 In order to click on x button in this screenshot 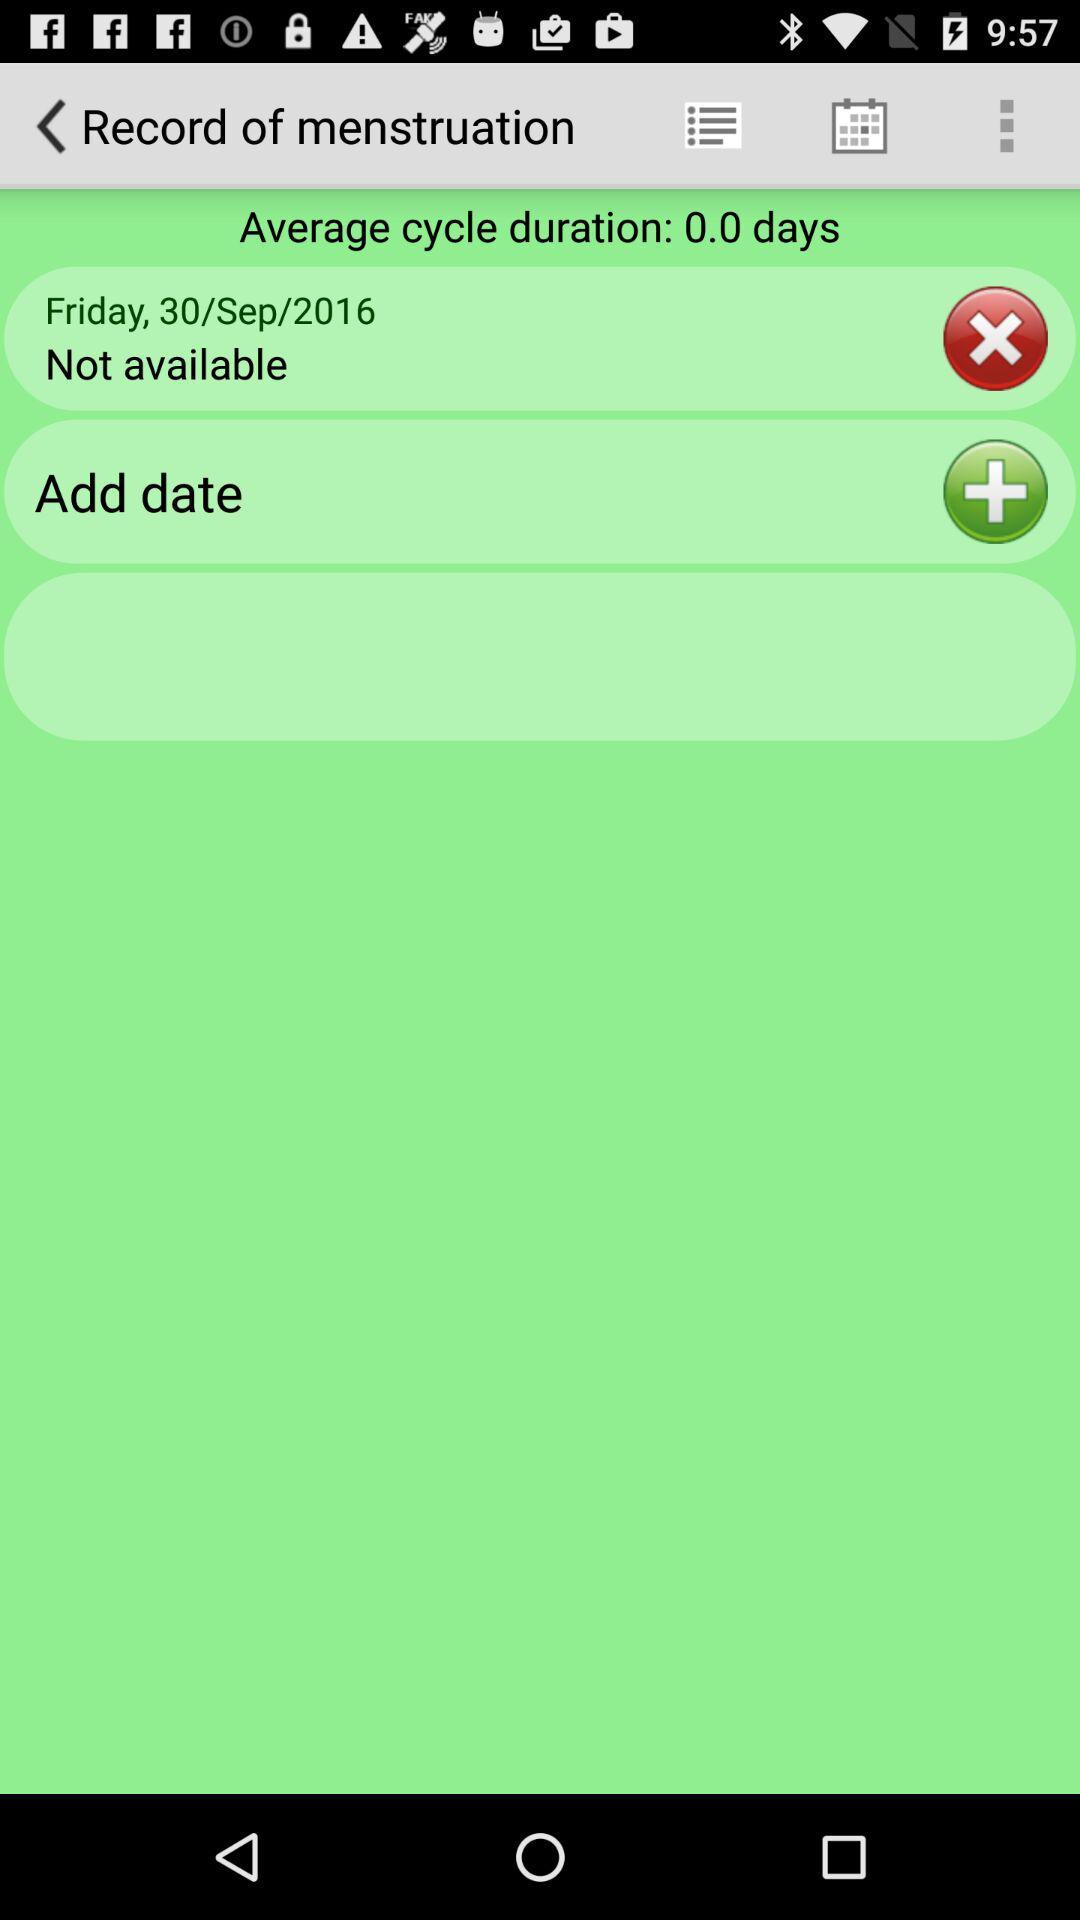, I will do `click(995, 338)`.